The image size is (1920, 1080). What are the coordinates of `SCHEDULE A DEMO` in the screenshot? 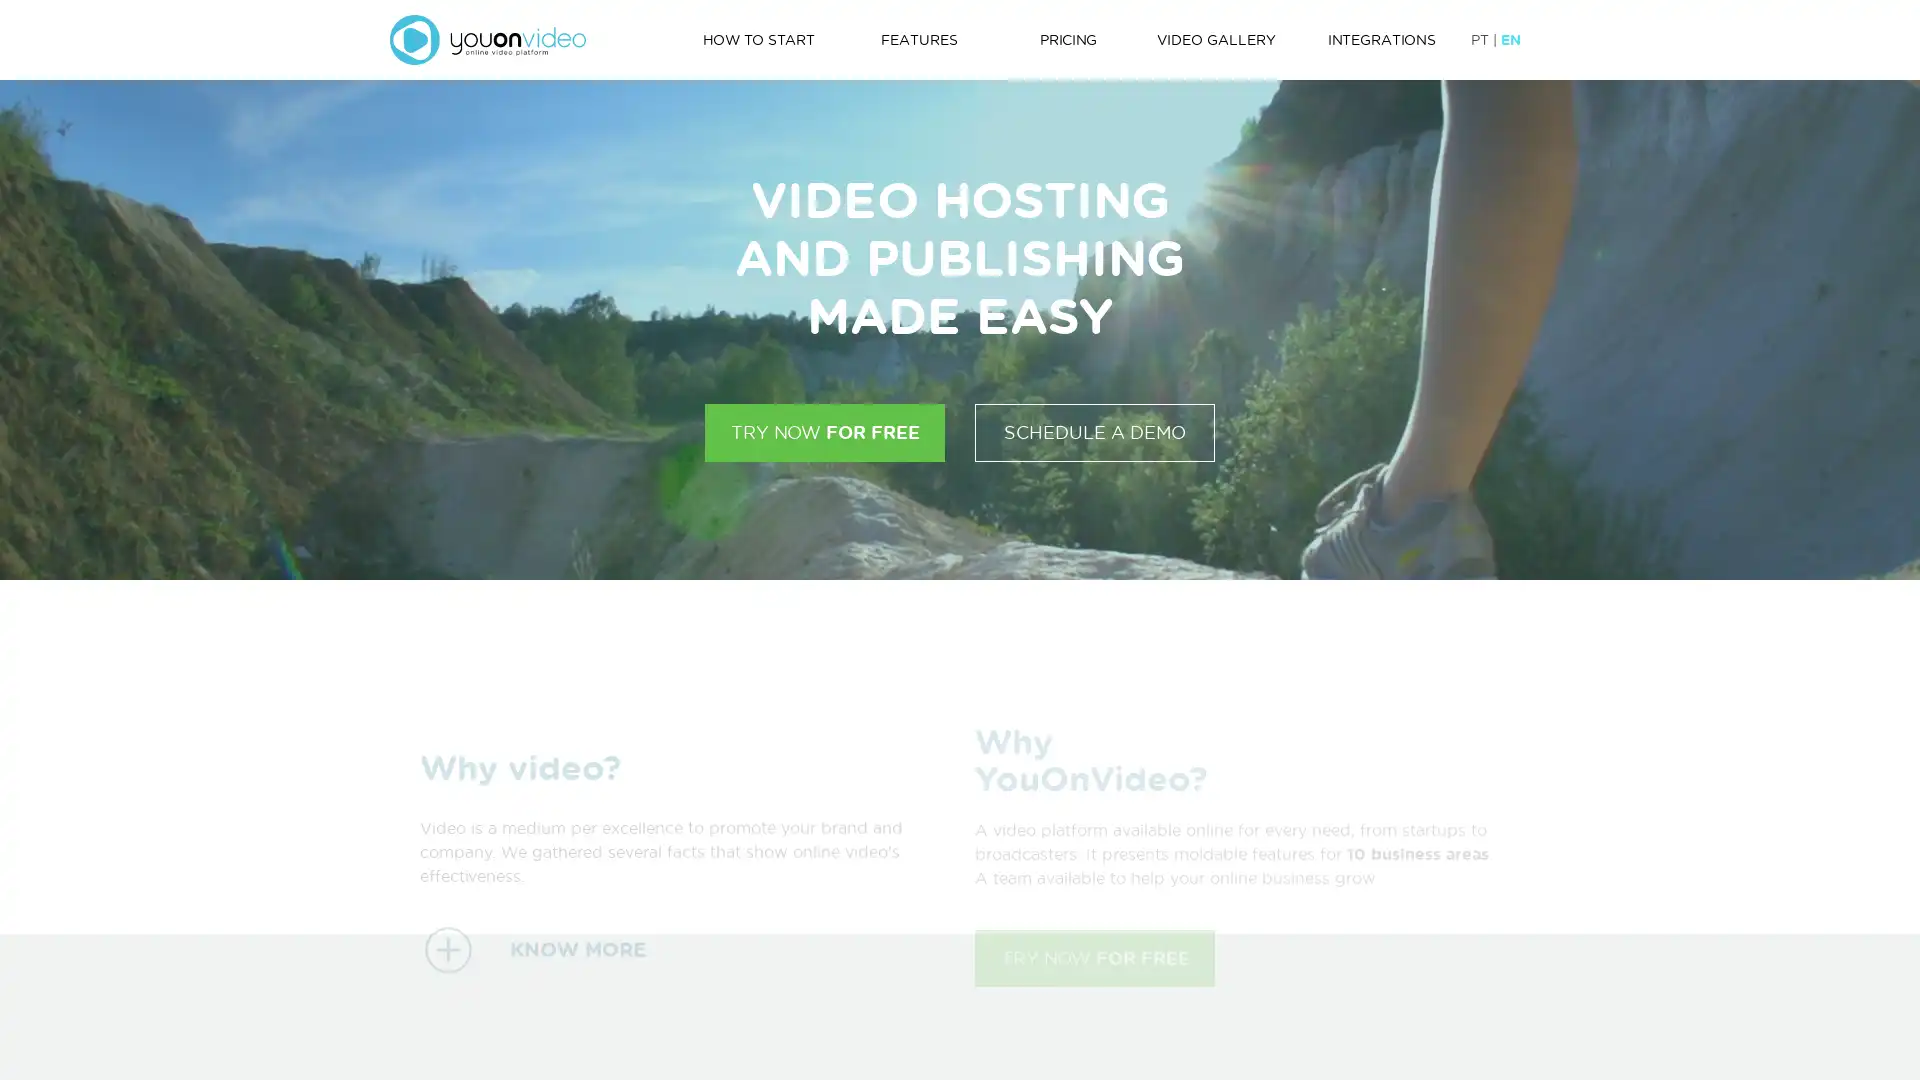 It's located at (1093, 431).